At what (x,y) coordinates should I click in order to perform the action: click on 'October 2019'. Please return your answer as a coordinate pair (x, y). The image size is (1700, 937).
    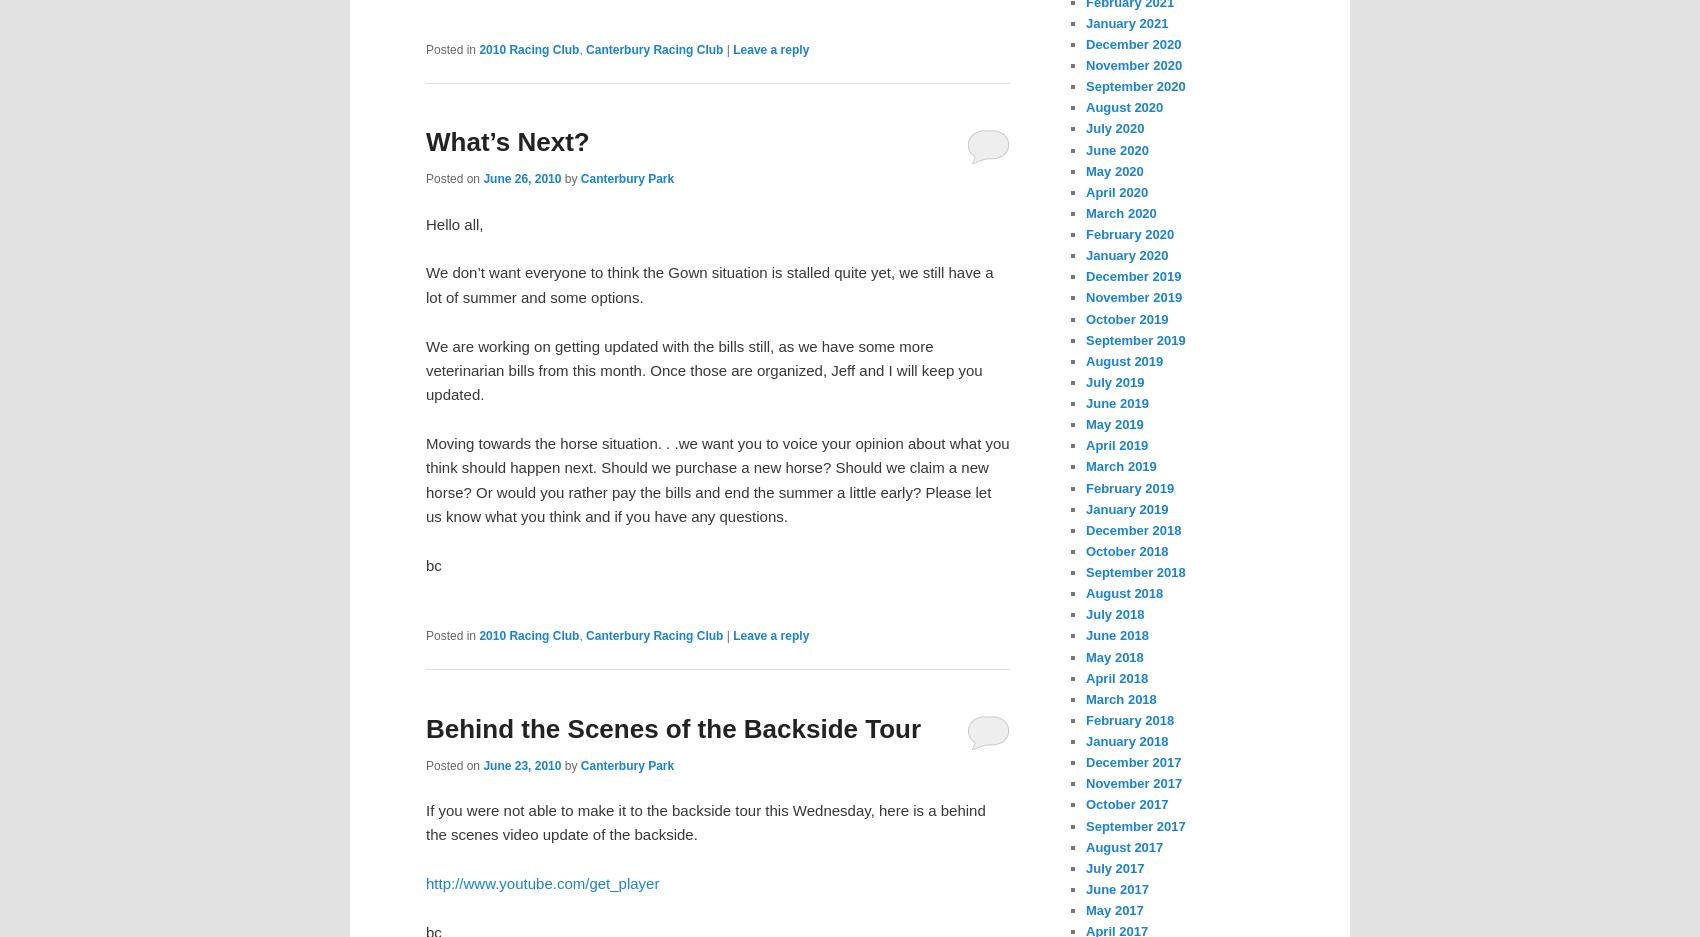
    Looking at the image, I should click on (1126, 317).